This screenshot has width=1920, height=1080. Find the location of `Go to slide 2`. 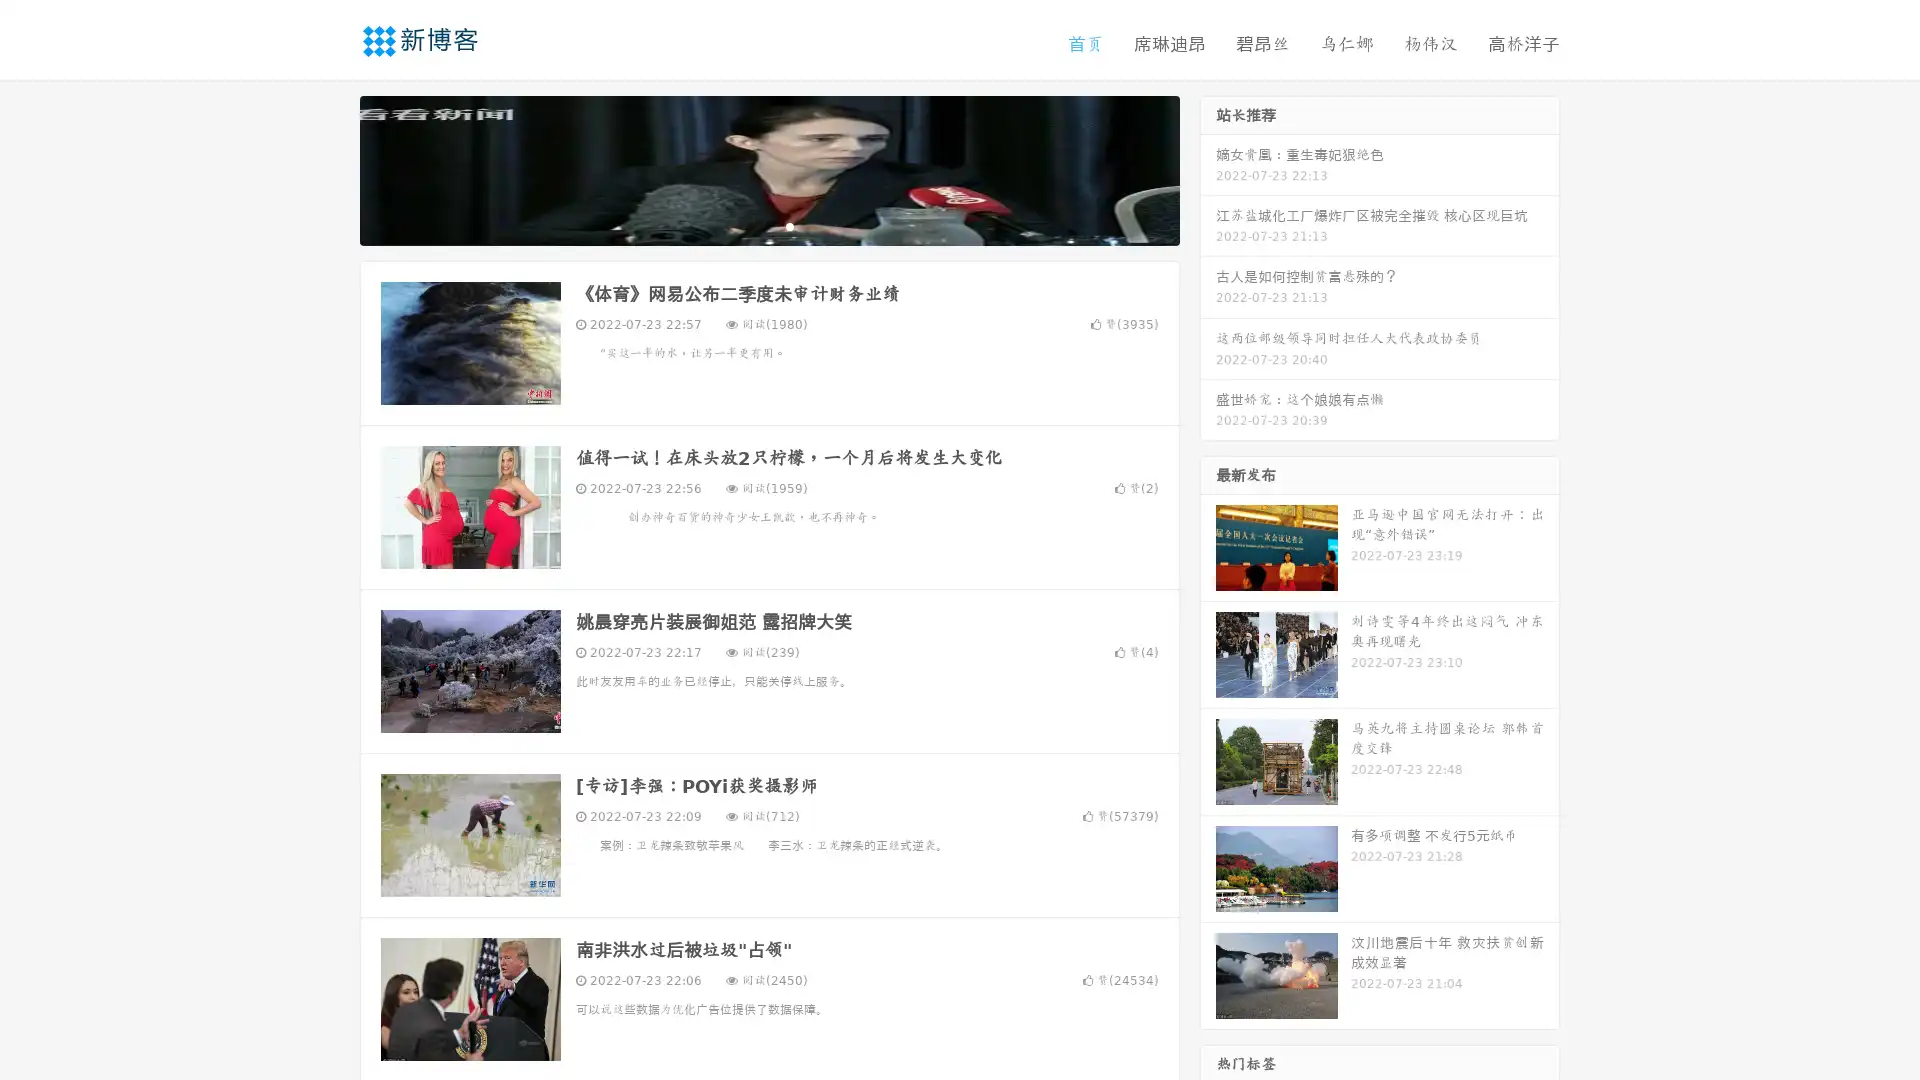

Go to slide 2 is located at coordinates (768, 225).